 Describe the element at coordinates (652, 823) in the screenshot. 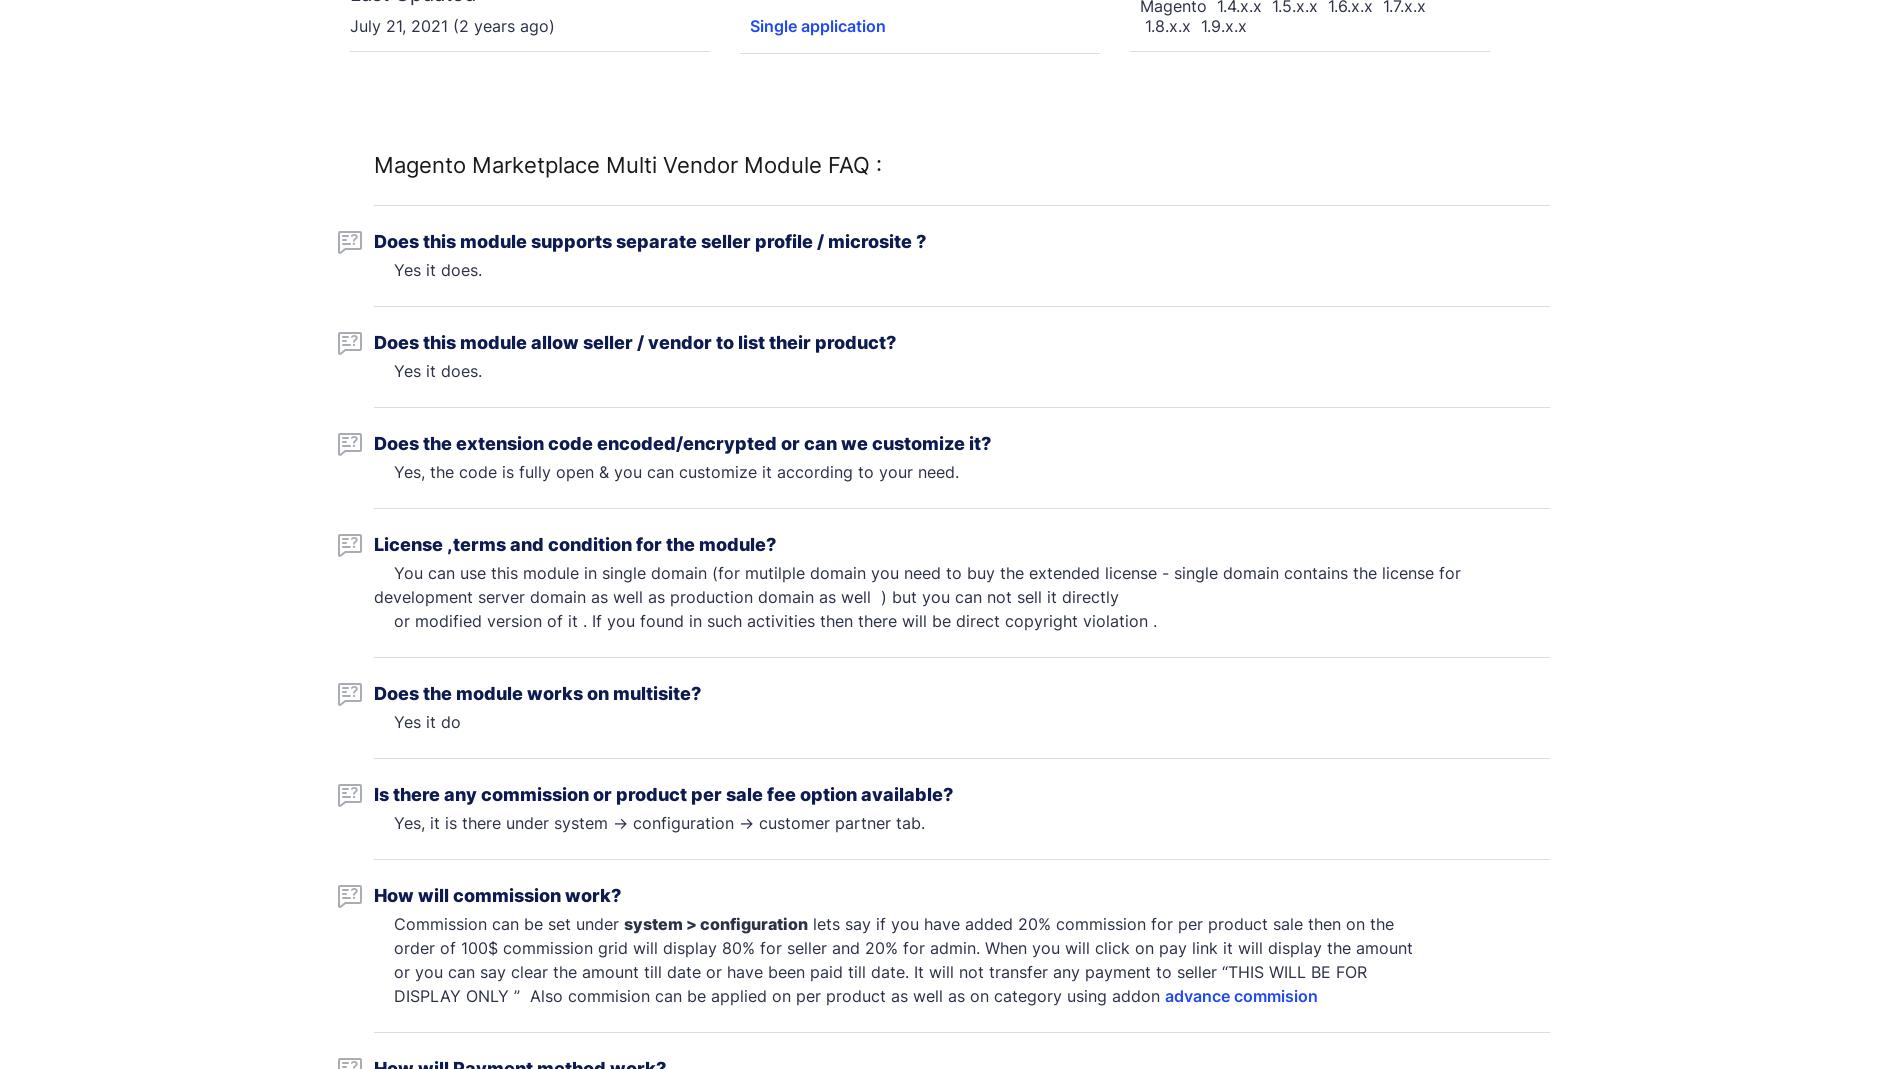

I see `'Yes, it is there under system -> configuration -> customer partner tab.'` at that location.